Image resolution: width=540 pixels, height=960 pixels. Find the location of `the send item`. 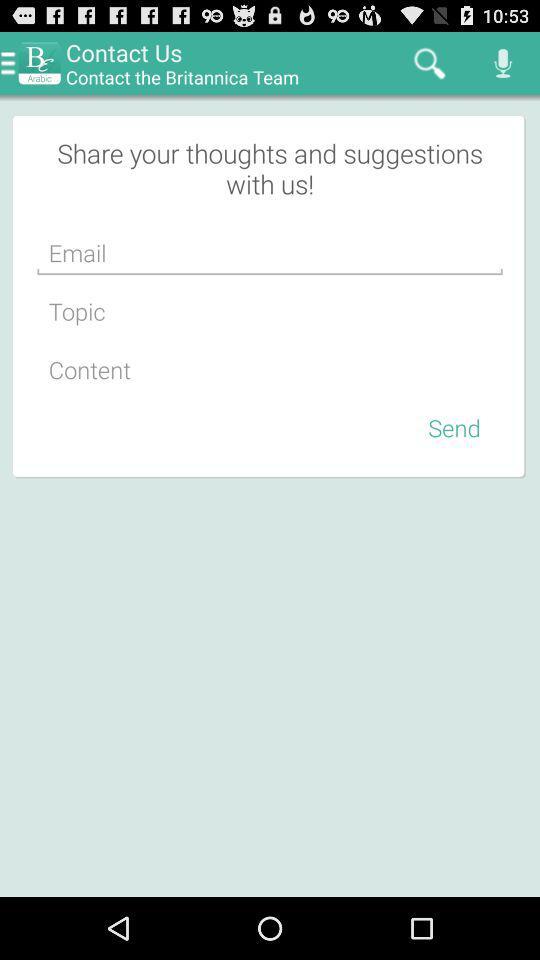

the send item is located at coordinates (454, 427).